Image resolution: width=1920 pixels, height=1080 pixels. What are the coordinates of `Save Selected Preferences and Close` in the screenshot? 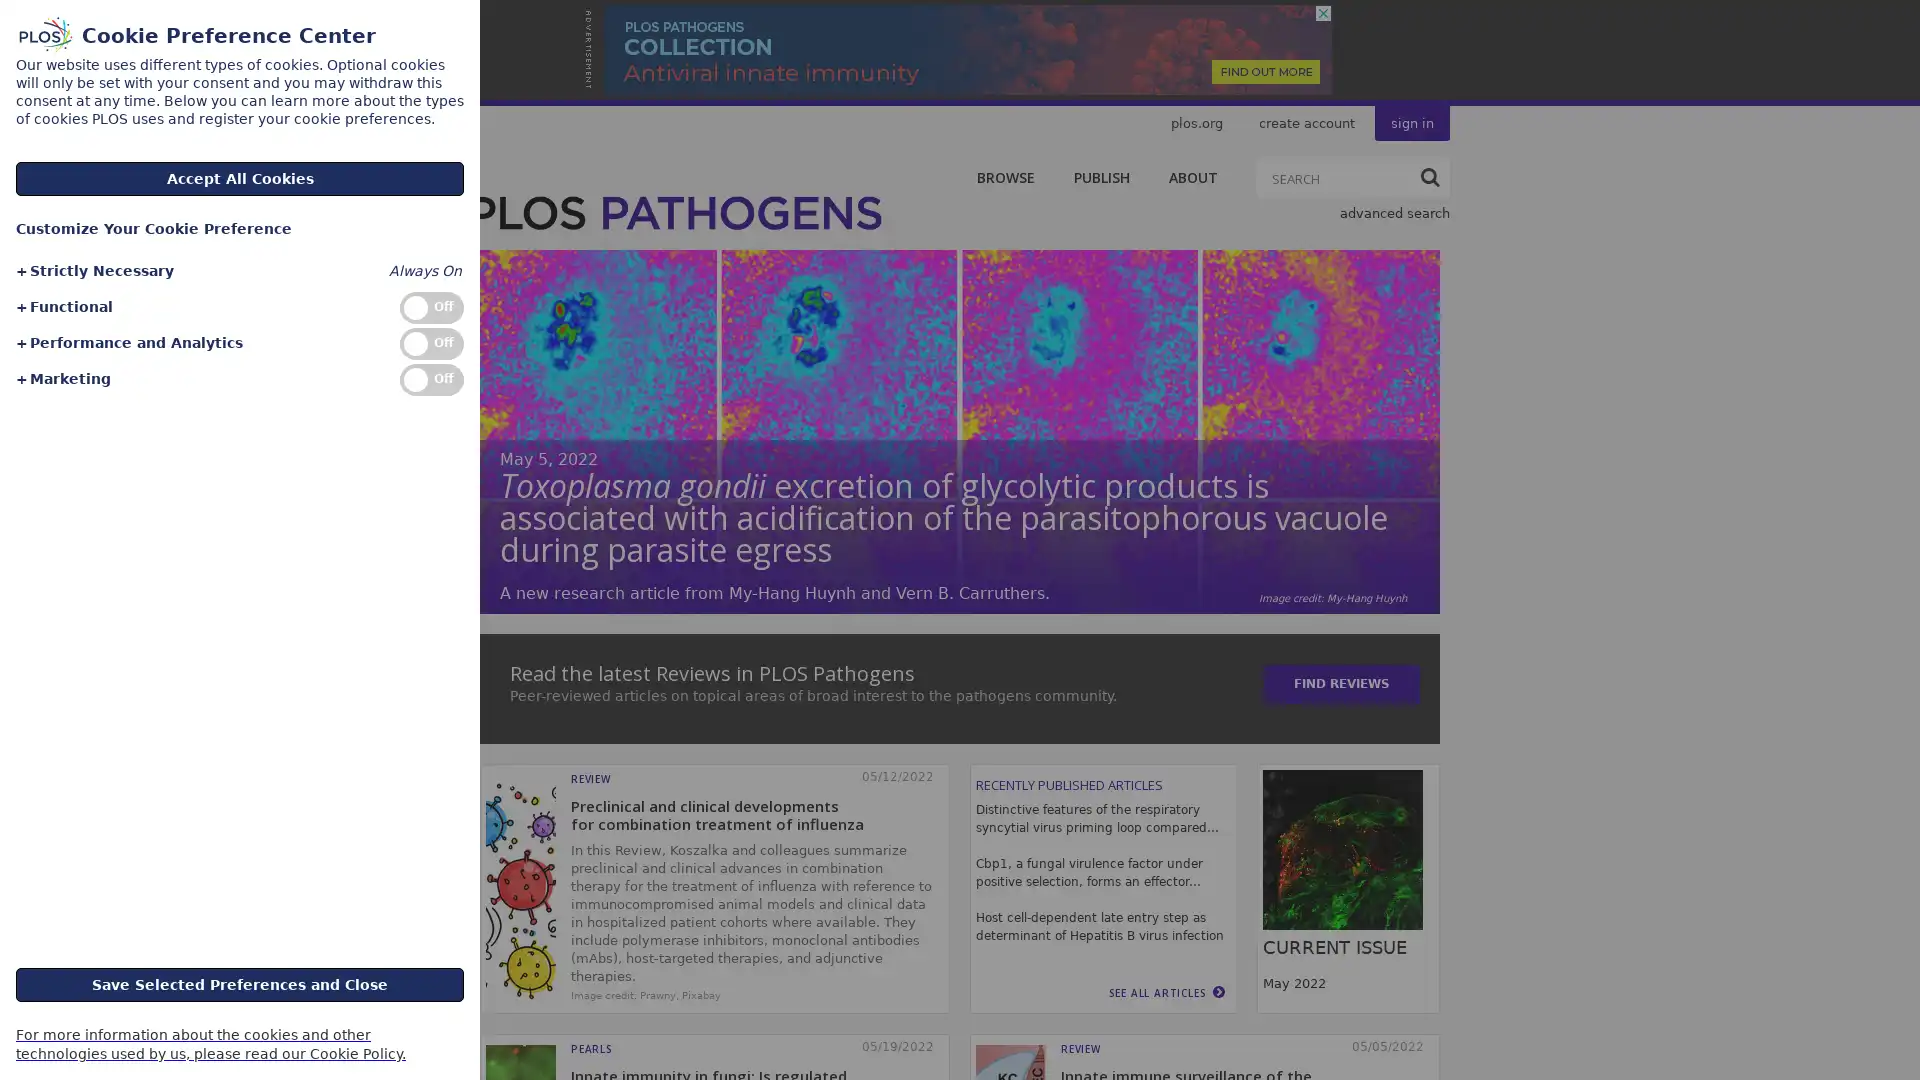 It's located at (240, 982).